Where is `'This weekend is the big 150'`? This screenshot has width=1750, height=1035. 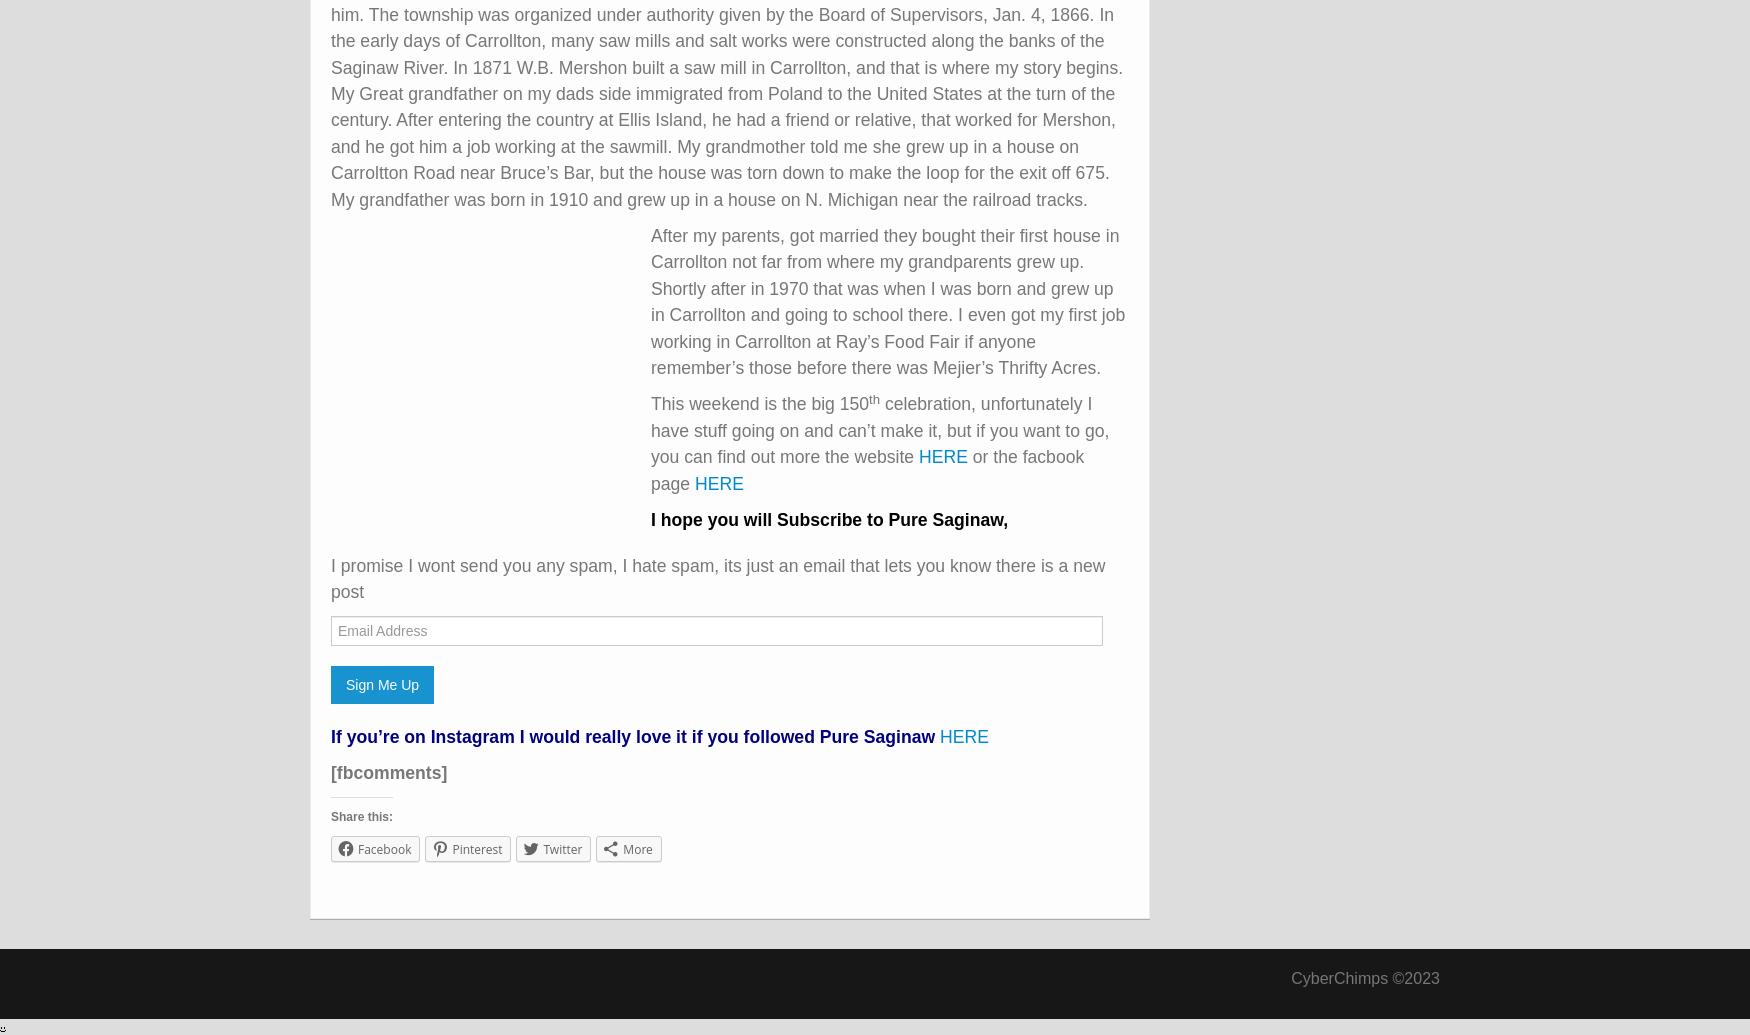 'This weekend is the big 150' is located at coordinates (759, 403).